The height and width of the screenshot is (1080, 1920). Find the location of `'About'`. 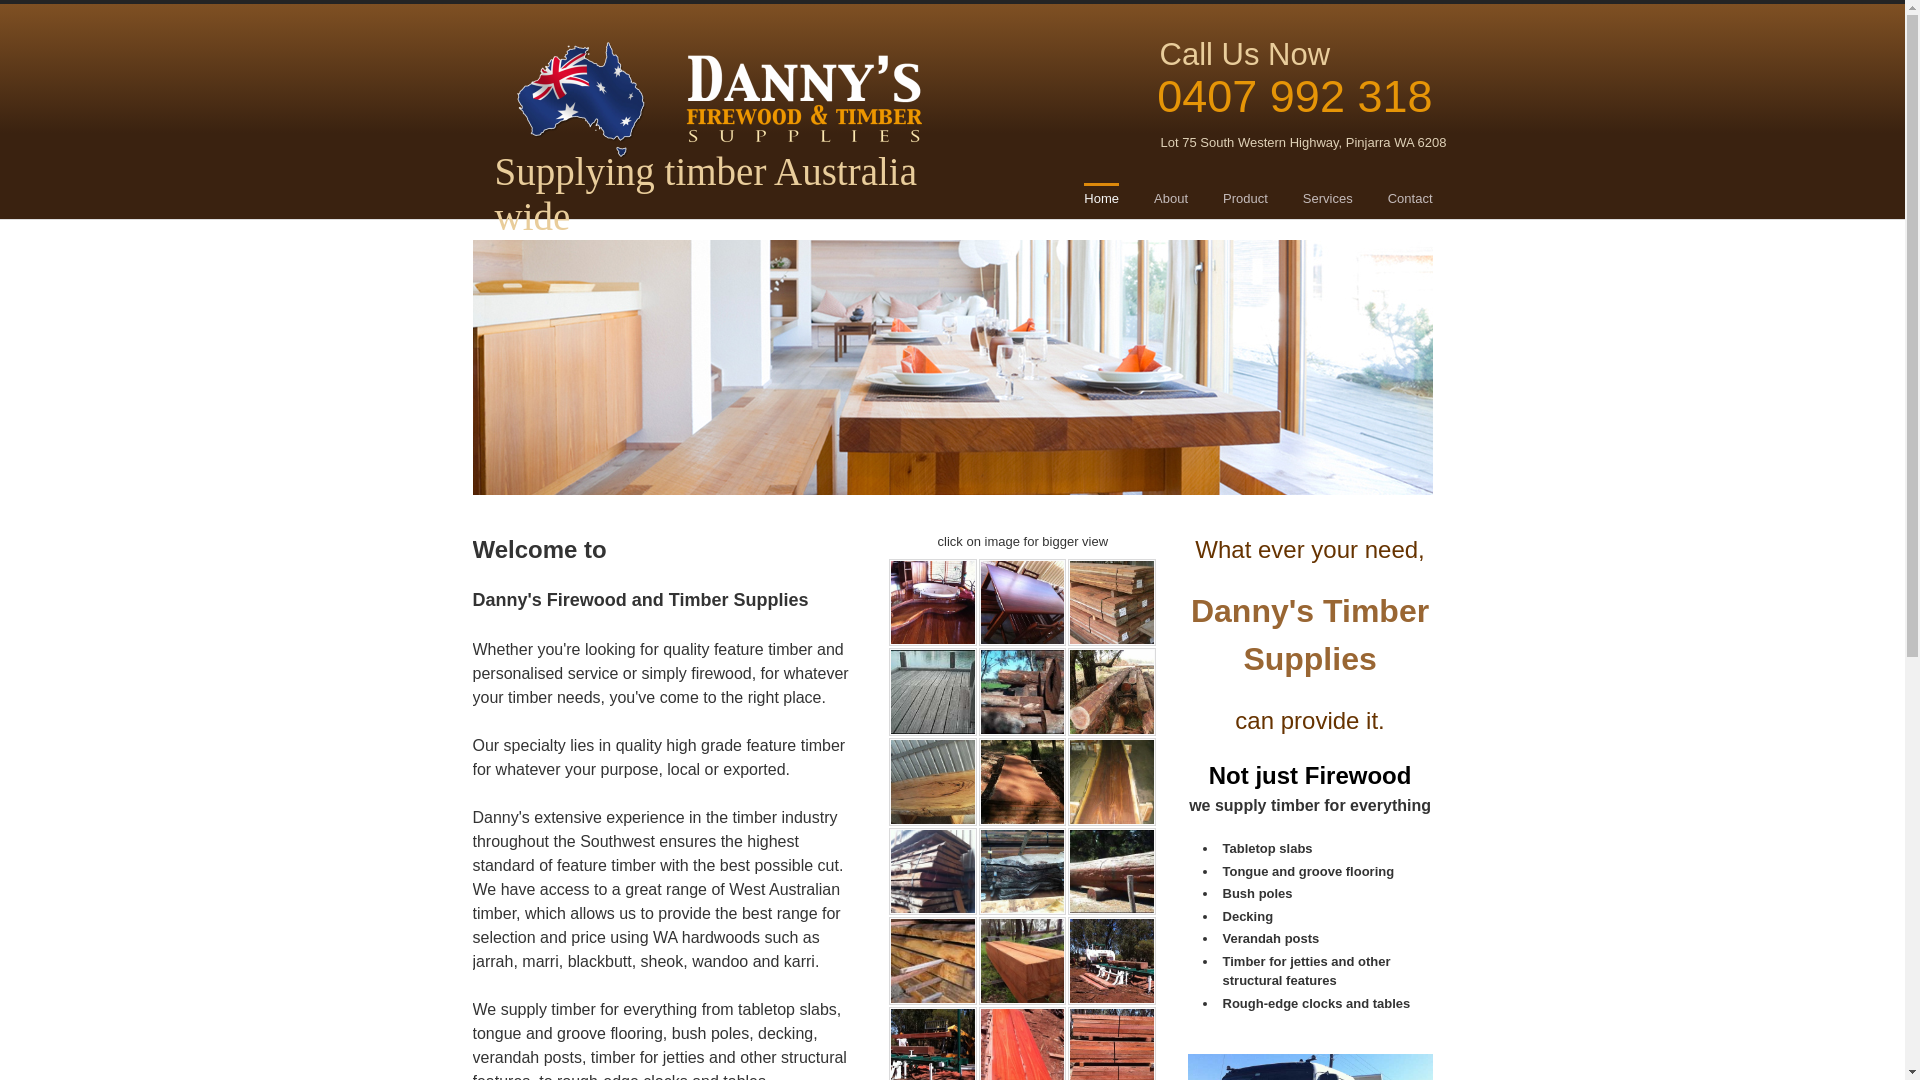

'About' is located at coordinates (1171, 200).